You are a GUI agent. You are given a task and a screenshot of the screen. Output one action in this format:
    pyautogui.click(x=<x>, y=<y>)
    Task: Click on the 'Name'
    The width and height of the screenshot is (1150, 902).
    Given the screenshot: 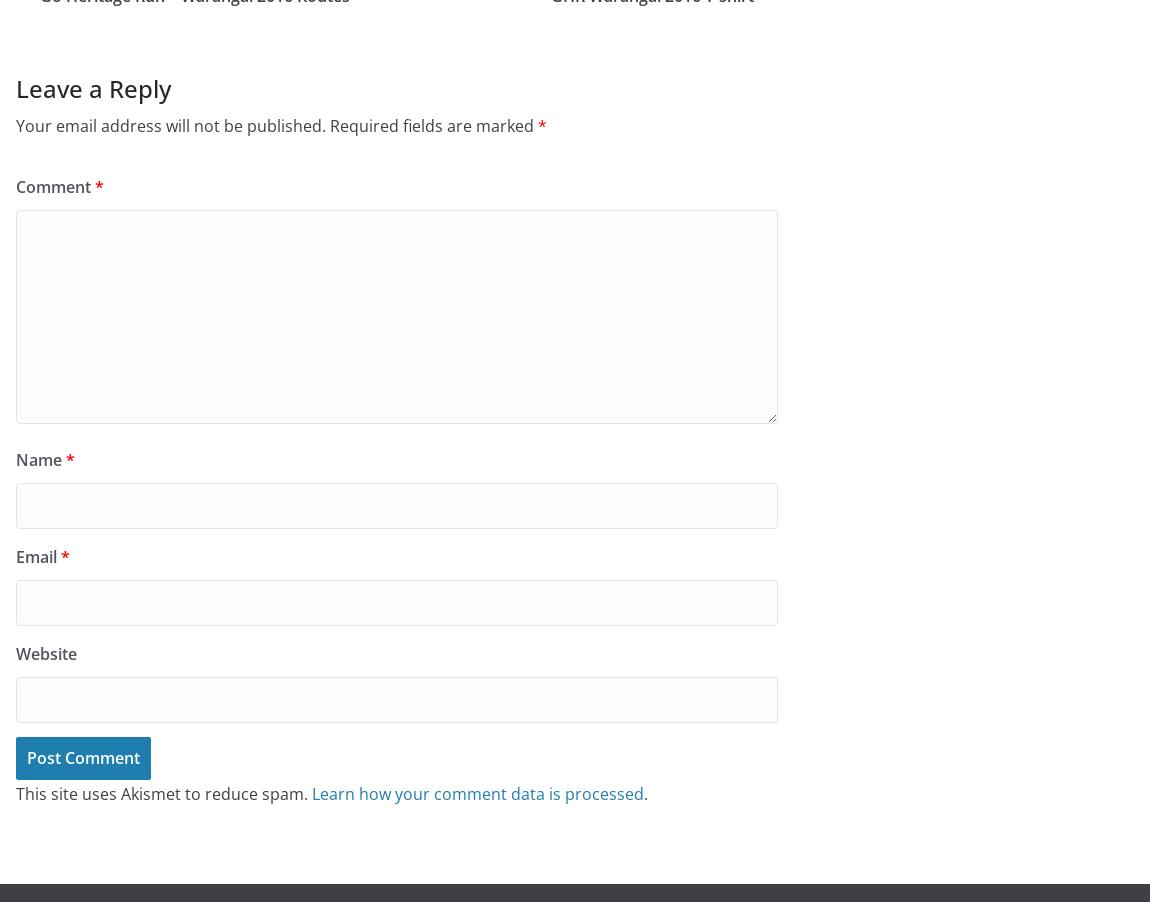 What is the action you would take?
    pyautogui.click(x=40, y=459)
    